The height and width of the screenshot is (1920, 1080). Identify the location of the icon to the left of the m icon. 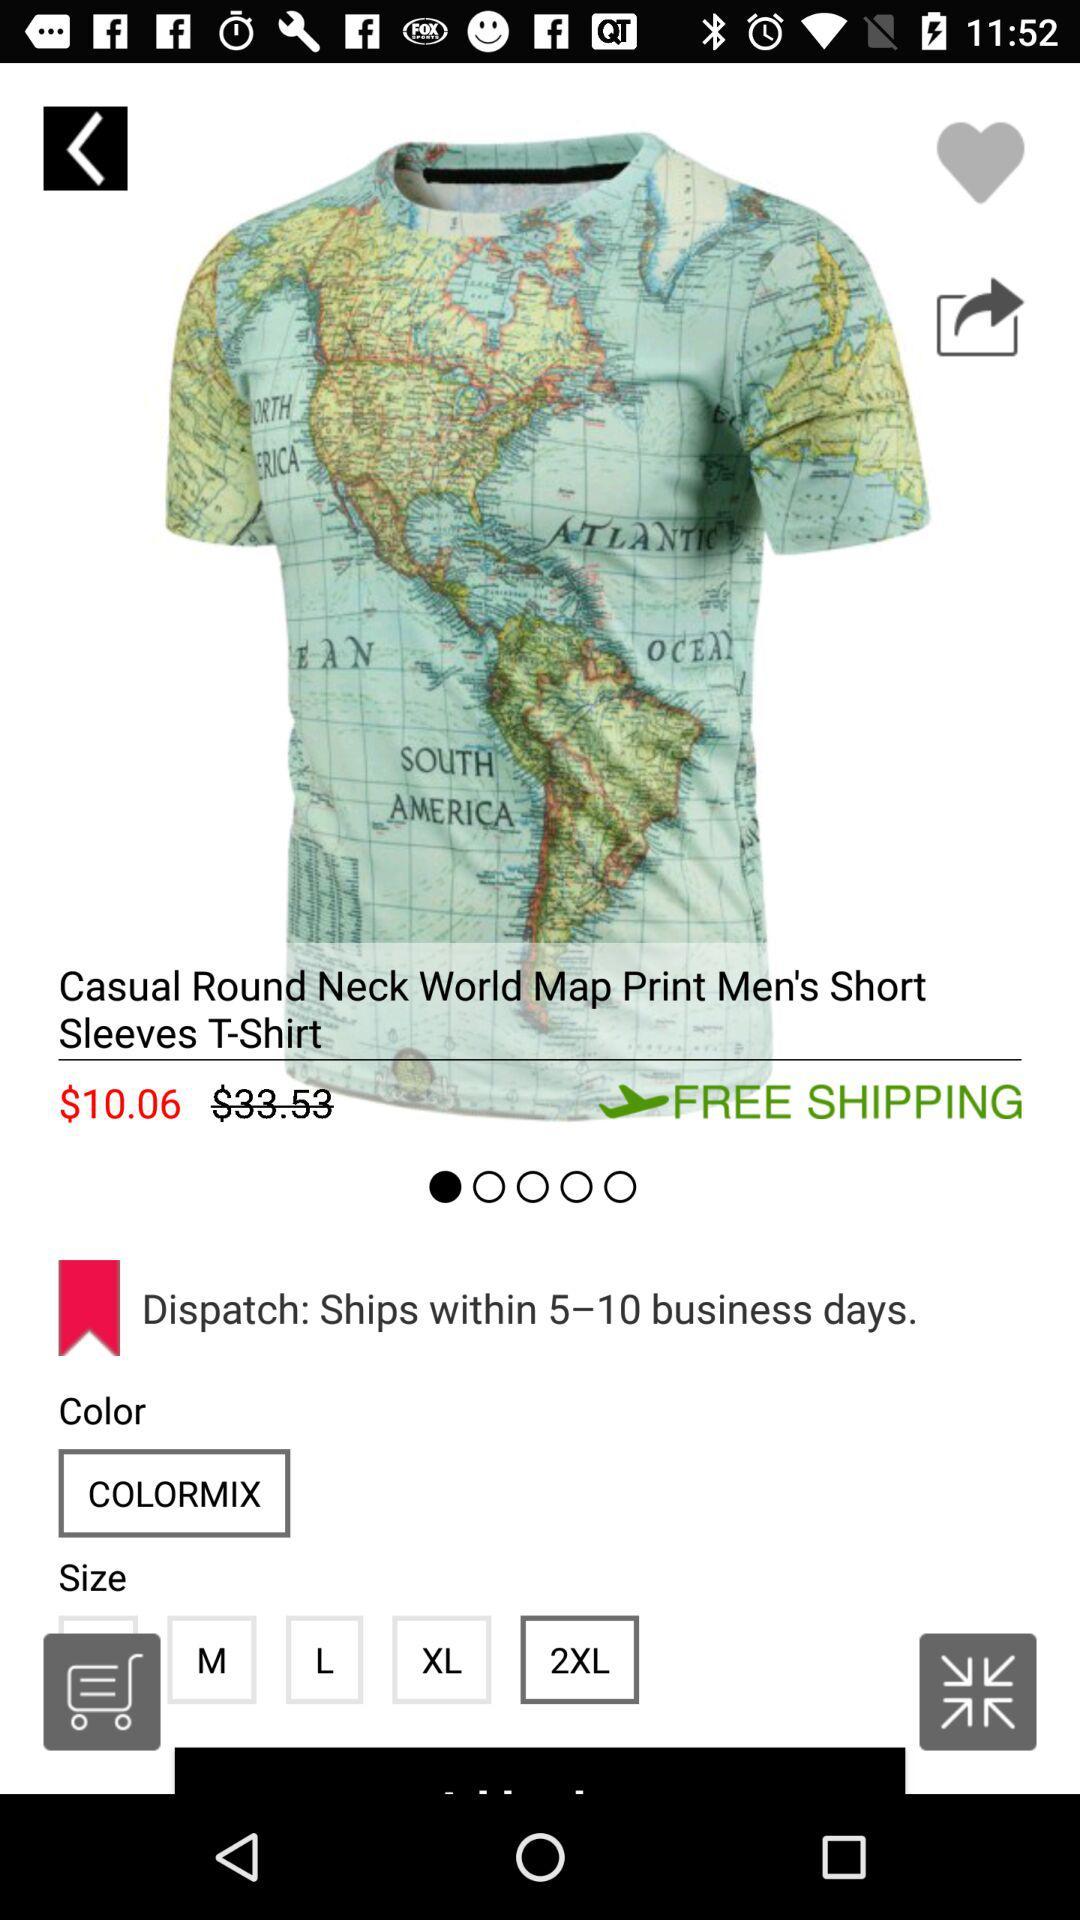
(101, 1690).